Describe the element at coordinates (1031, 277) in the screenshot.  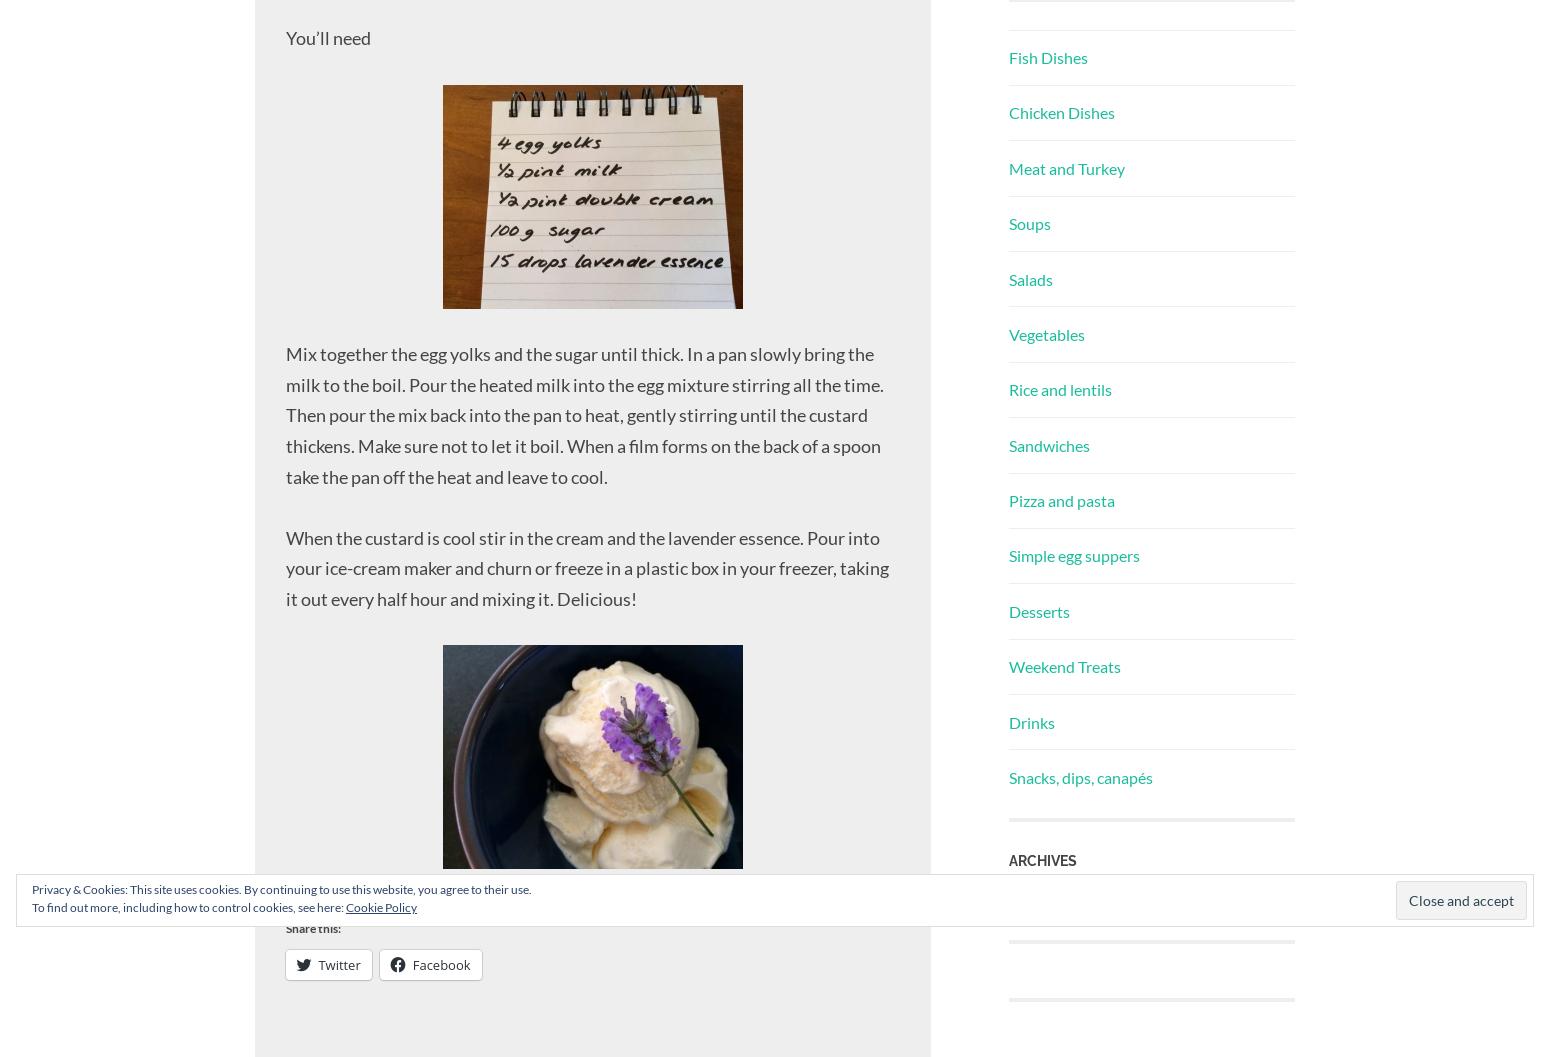
I see `'Salads'` at that location.